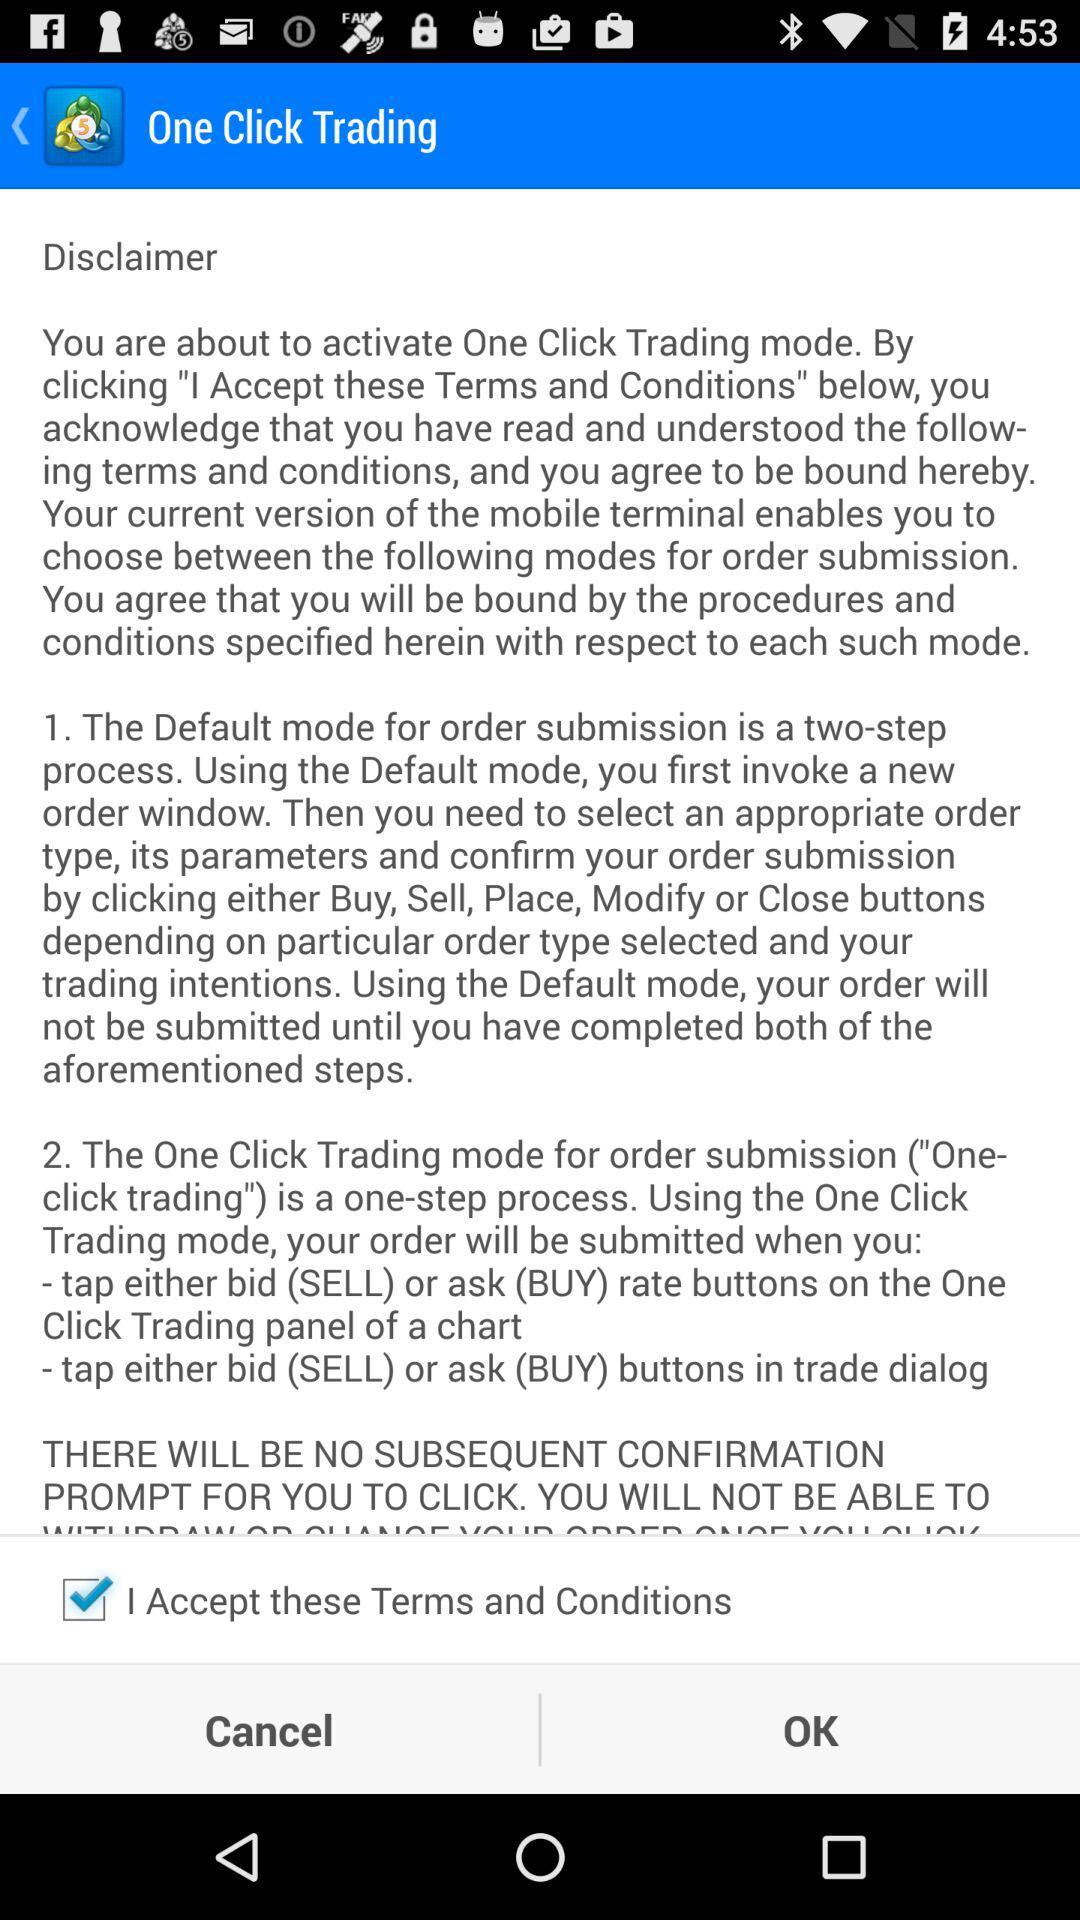 Image resolution: width=1080 pixels, height=1920 pixels. I want to click on ok item, so click(810, 1728).